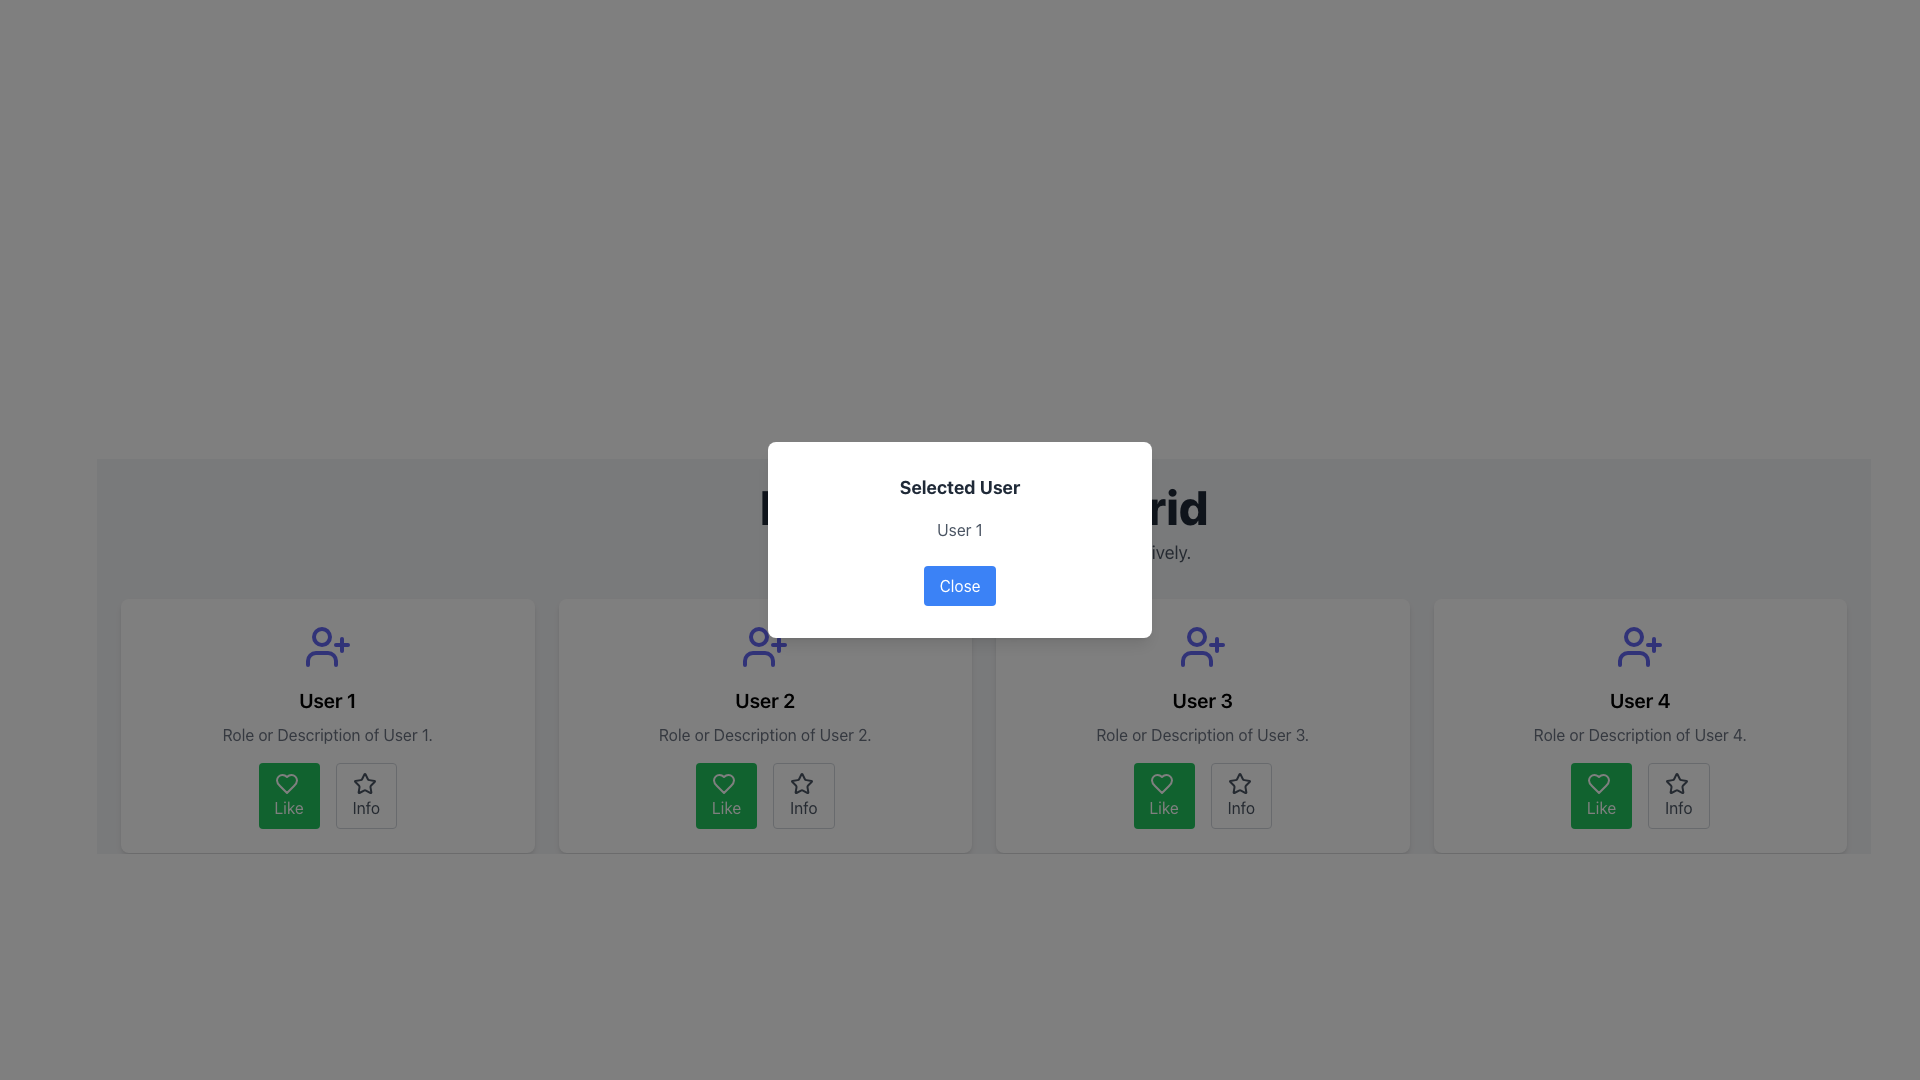  What do you see at coordinates (1640, 647) in the screenshot?
I see `the icon located at the center top area inside the card for 'User 4', which is part of a four-card grid layout, specifically in the fourth card from left to right` at bounding box center [1640, 647].